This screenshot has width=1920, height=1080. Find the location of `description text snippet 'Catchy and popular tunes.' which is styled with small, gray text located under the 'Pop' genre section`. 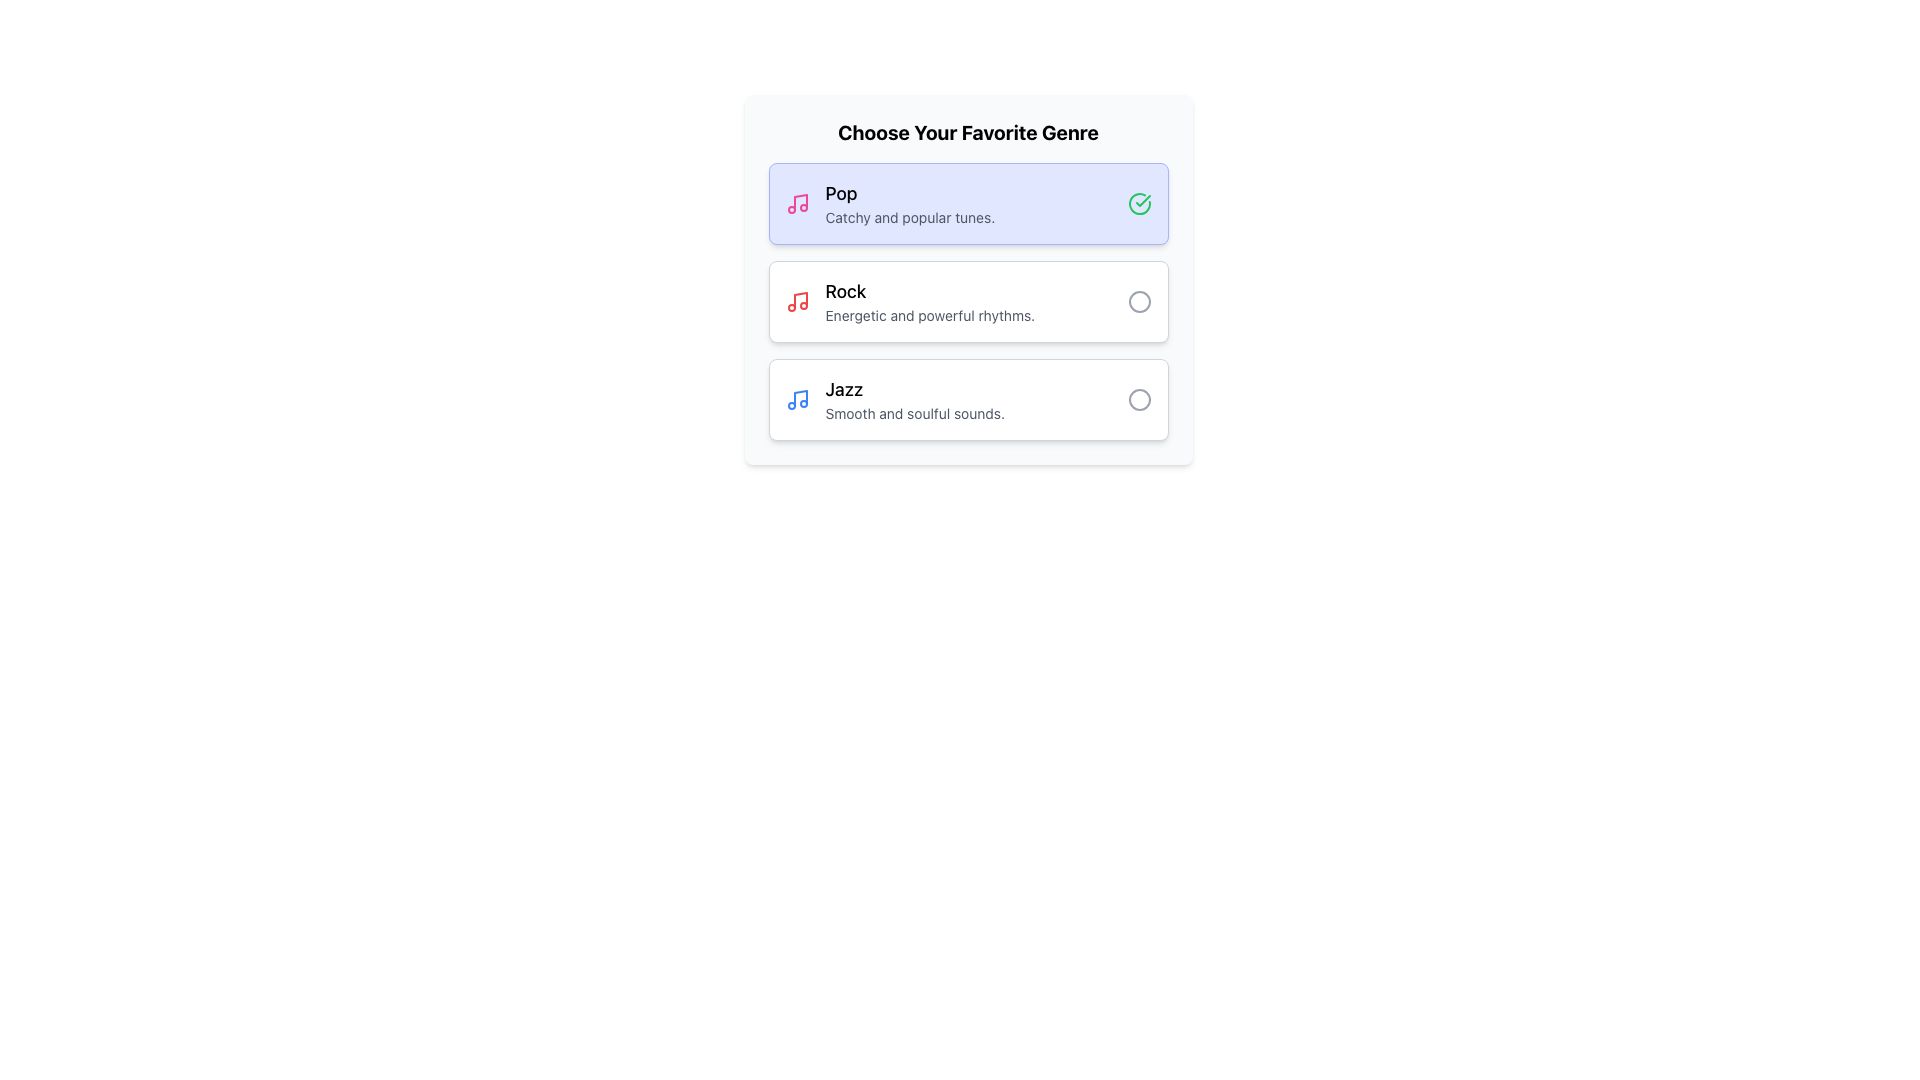

description text snippet 'Catchy and popular tunes.' which is styled with small, gray text located under the 'Pop' genre section is located at coordinates (976, 218).